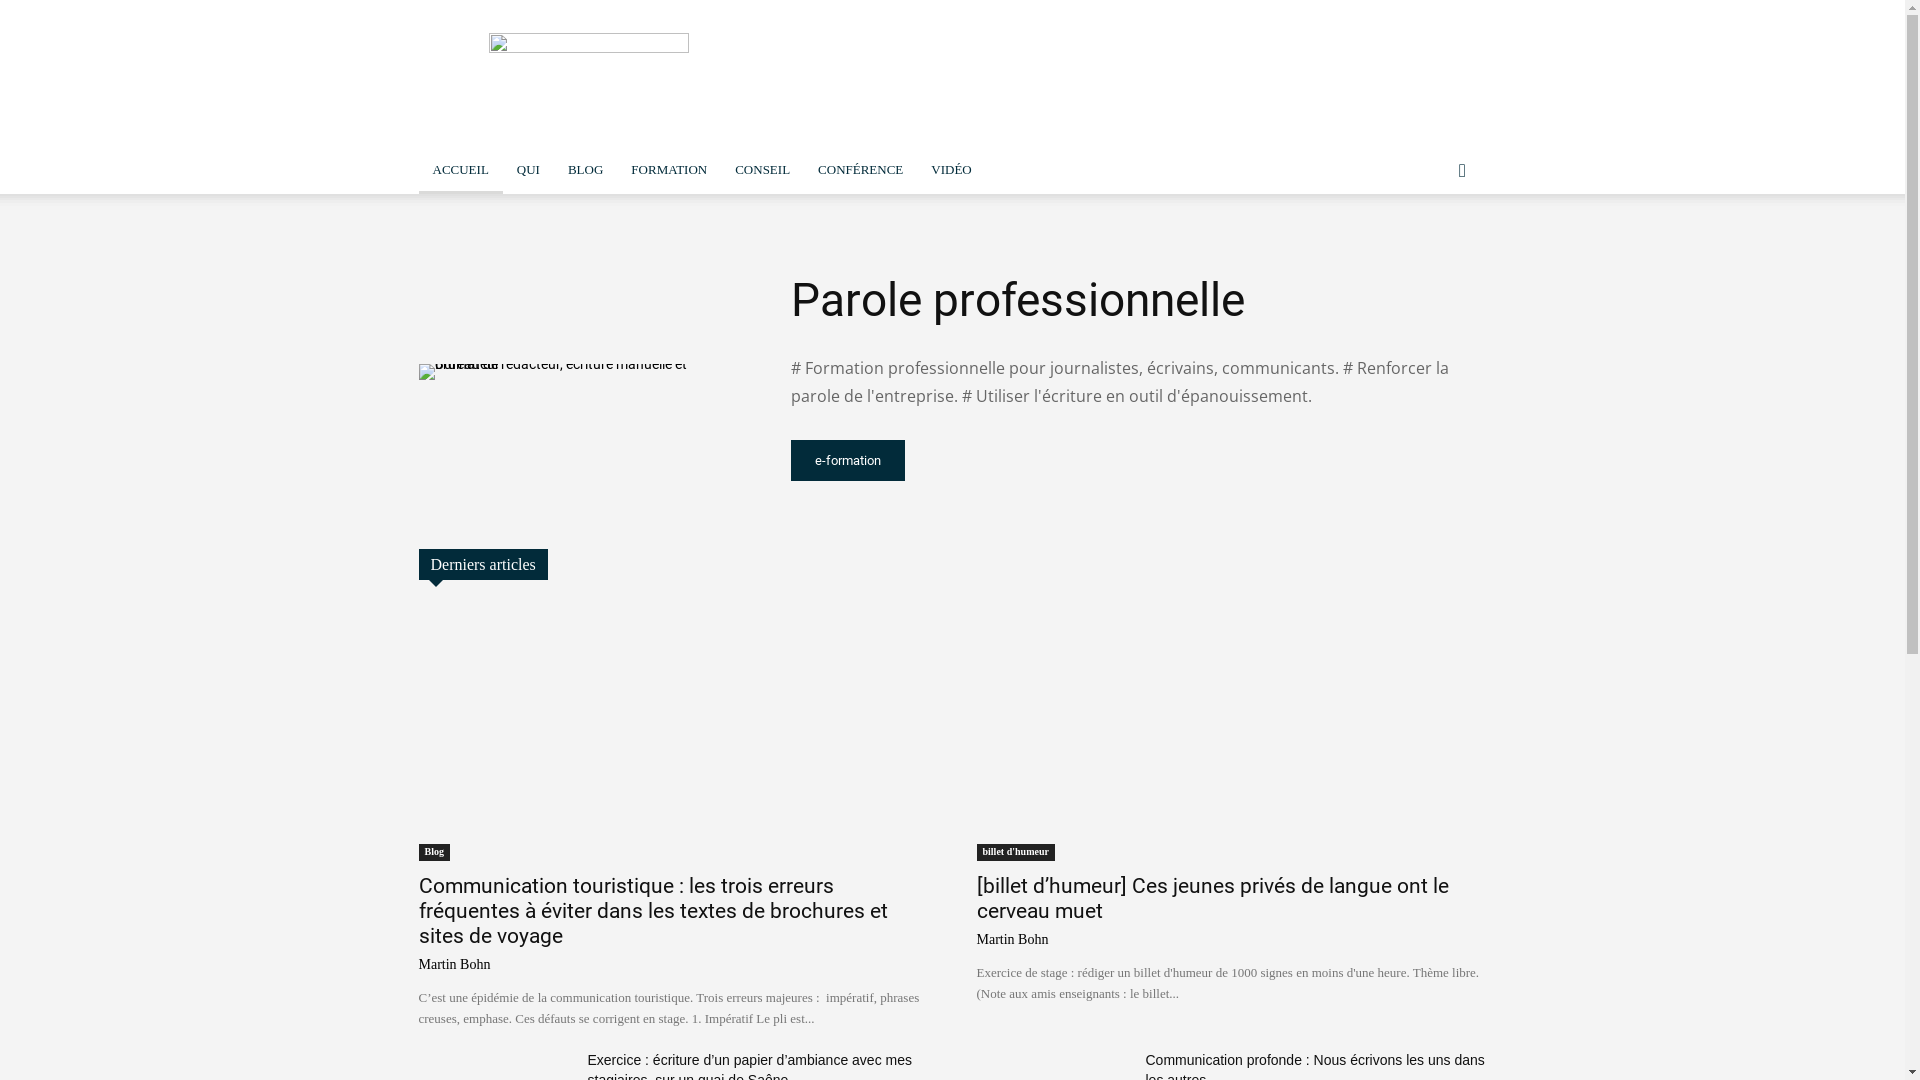  What do you see at coordinates (1014, 852) in the screenshot?
I see `'billet d'humeur'` at bounding box center [1014, 852].